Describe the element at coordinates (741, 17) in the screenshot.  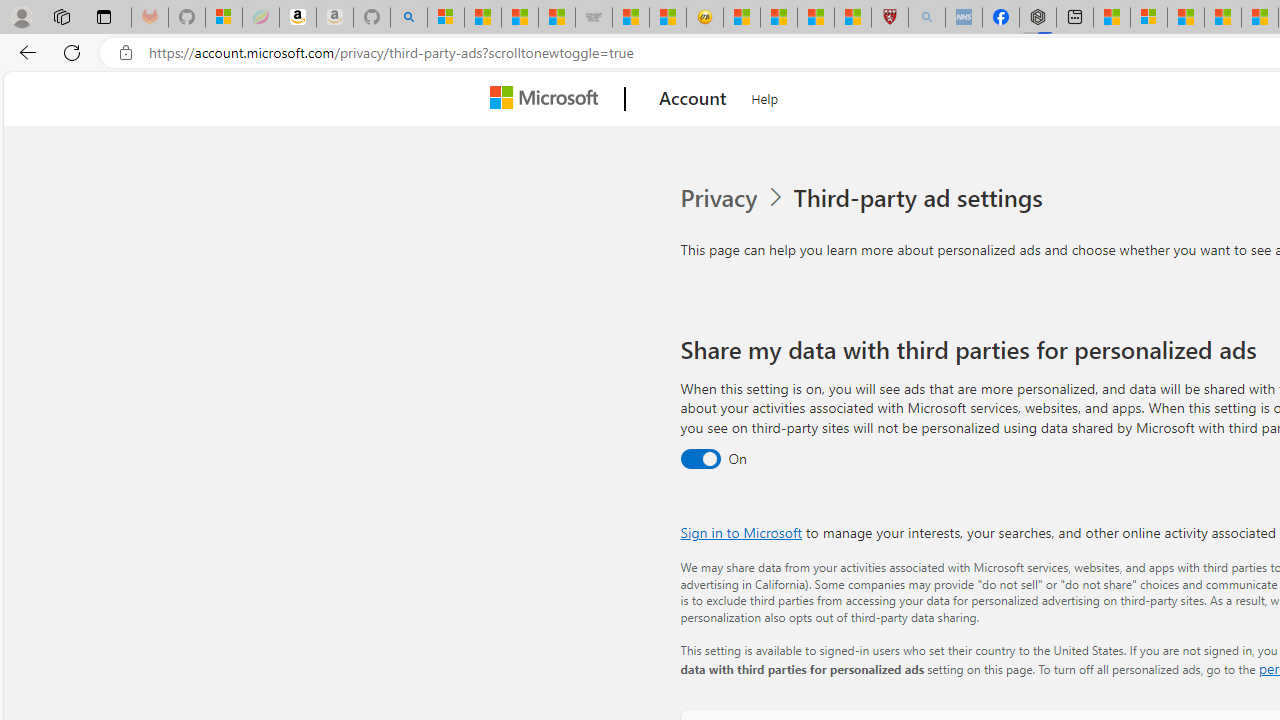
I see `'Recipes - MSN'` at that location.